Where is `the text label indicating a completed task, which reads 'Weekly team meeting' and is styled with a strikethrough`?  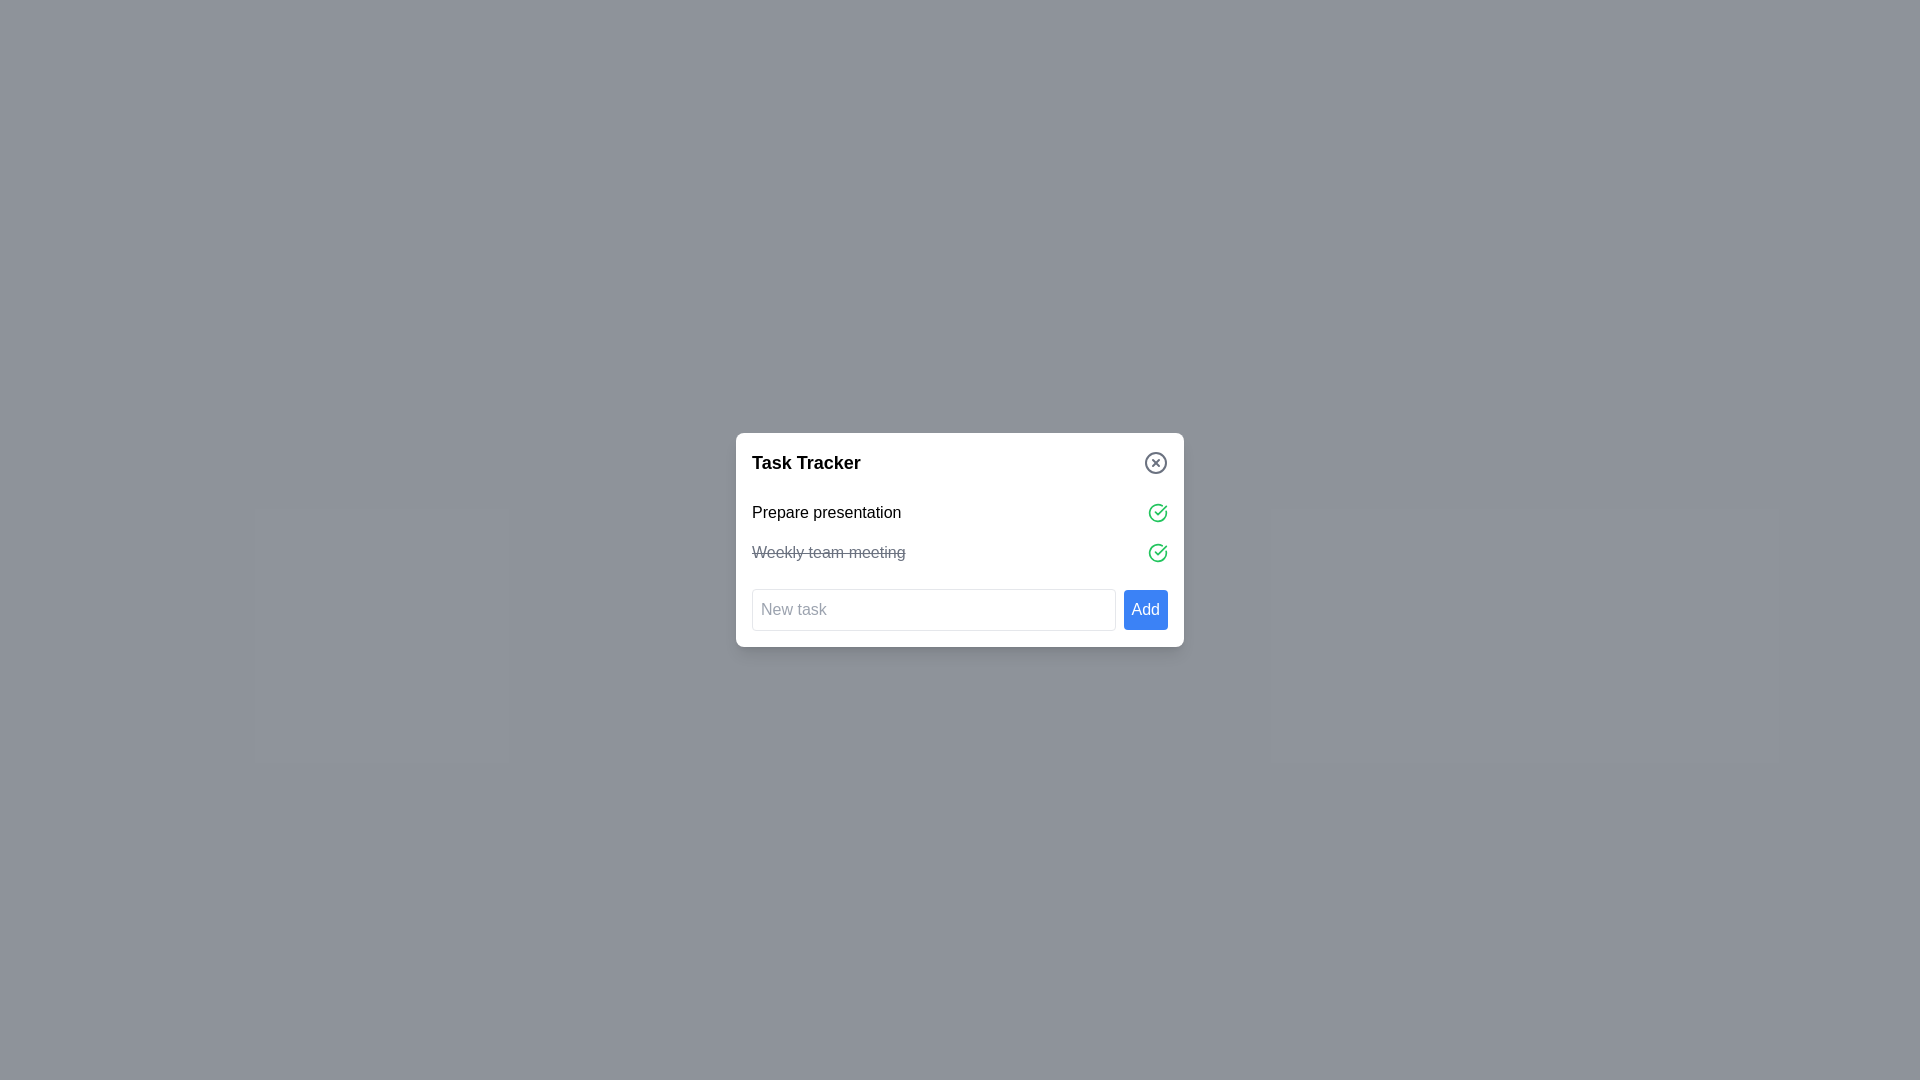
the text label indicating a completed task, which reads 'Weekly team meeting' and is styled with a strikethrough is located at coordinates (828, 552).